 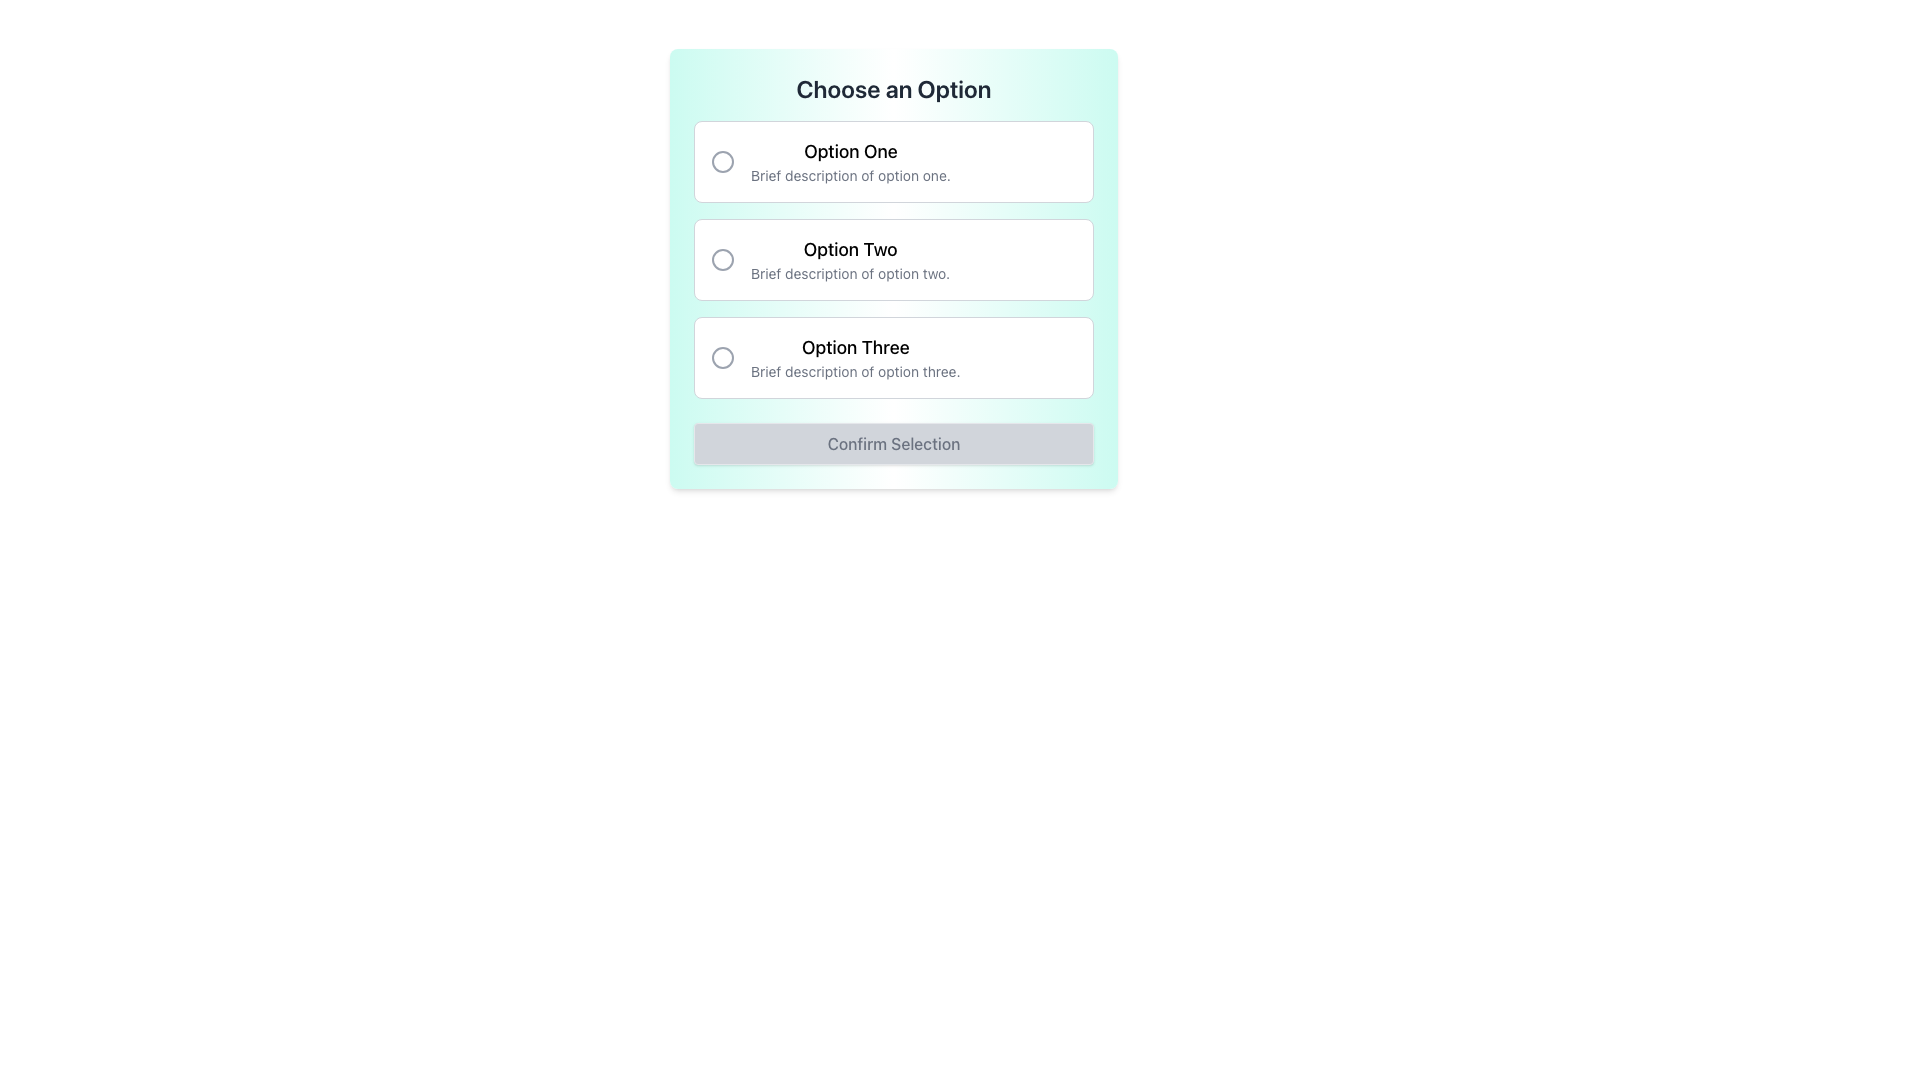 I want to click on the 'Option Two' text label, so click(x=850, y=249).